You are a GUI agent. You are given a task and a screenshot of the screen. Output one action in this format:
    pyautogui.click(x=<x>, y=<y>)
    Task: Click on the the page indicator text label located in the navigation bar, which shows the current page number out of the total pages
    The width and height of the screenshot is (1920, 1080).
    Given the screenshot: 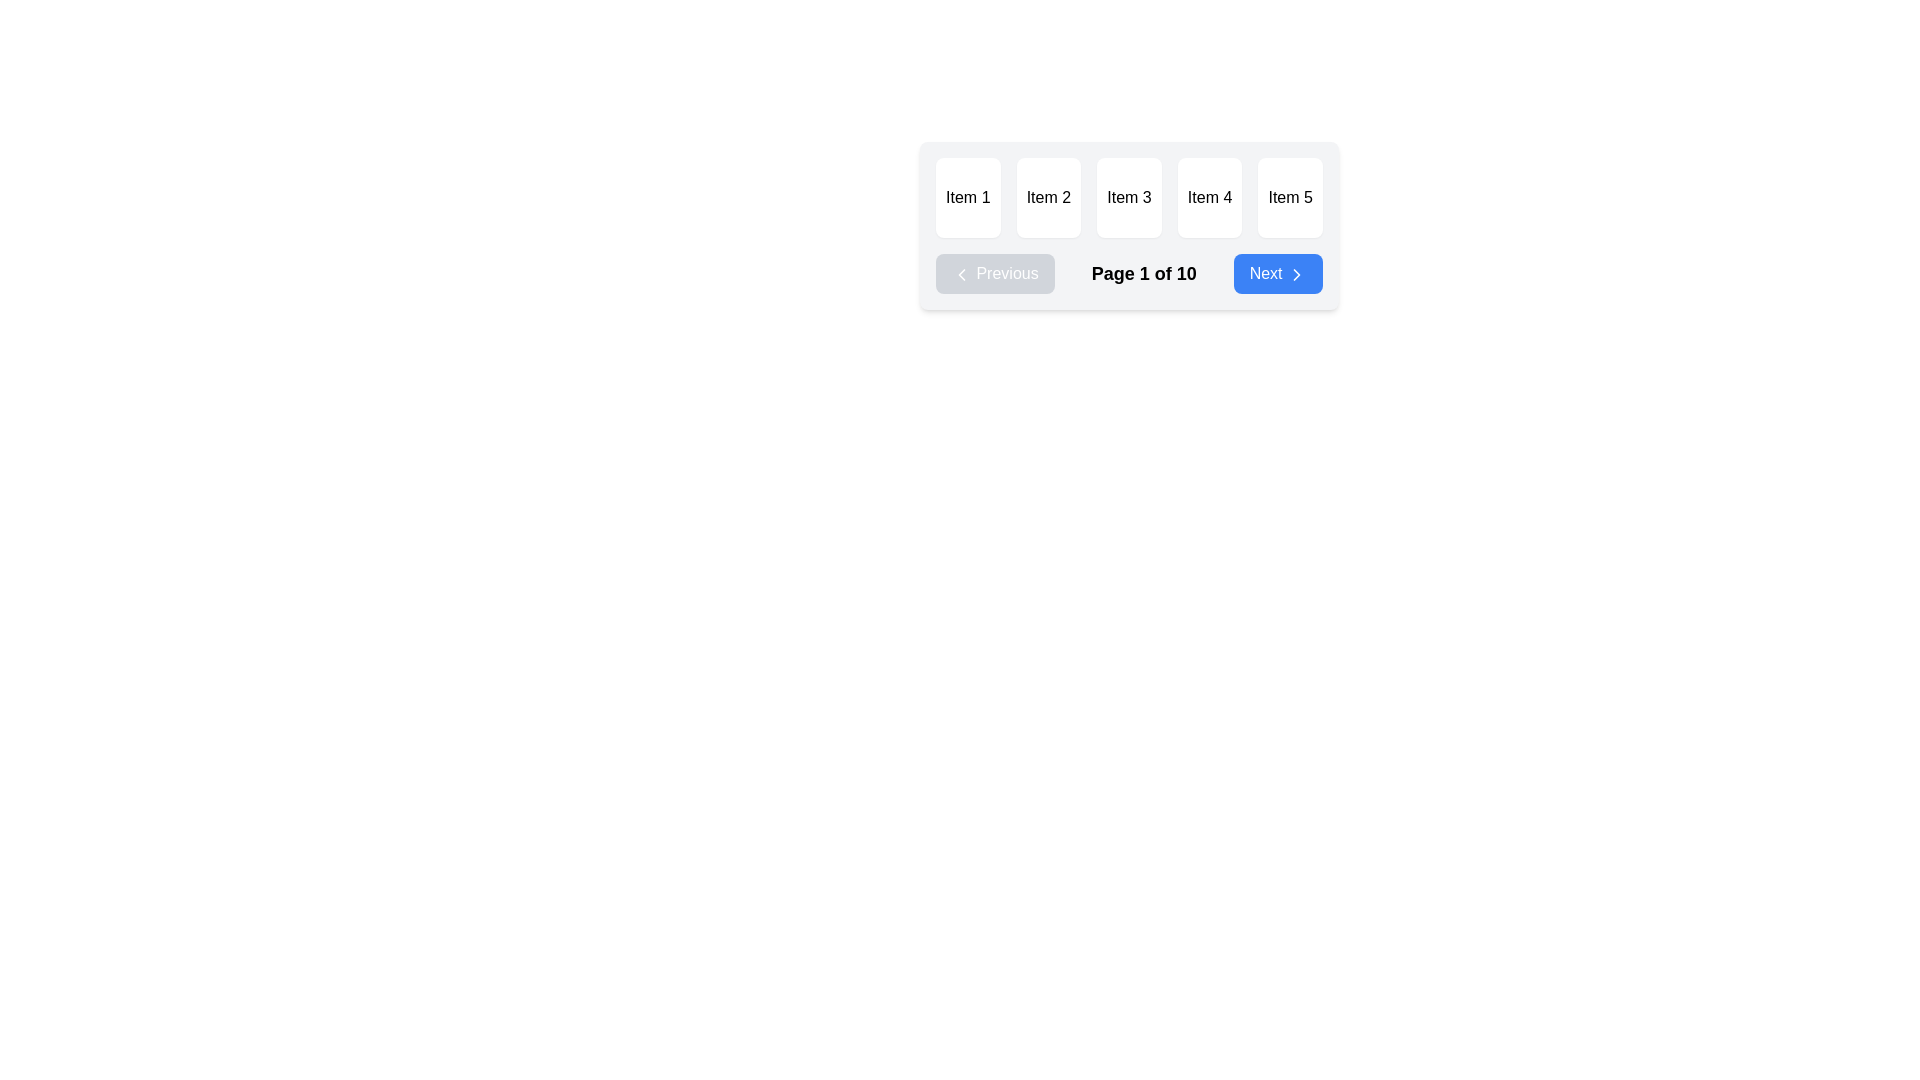 What is the action you would take?
    pyautogui.click(x=1144, y=273)
    